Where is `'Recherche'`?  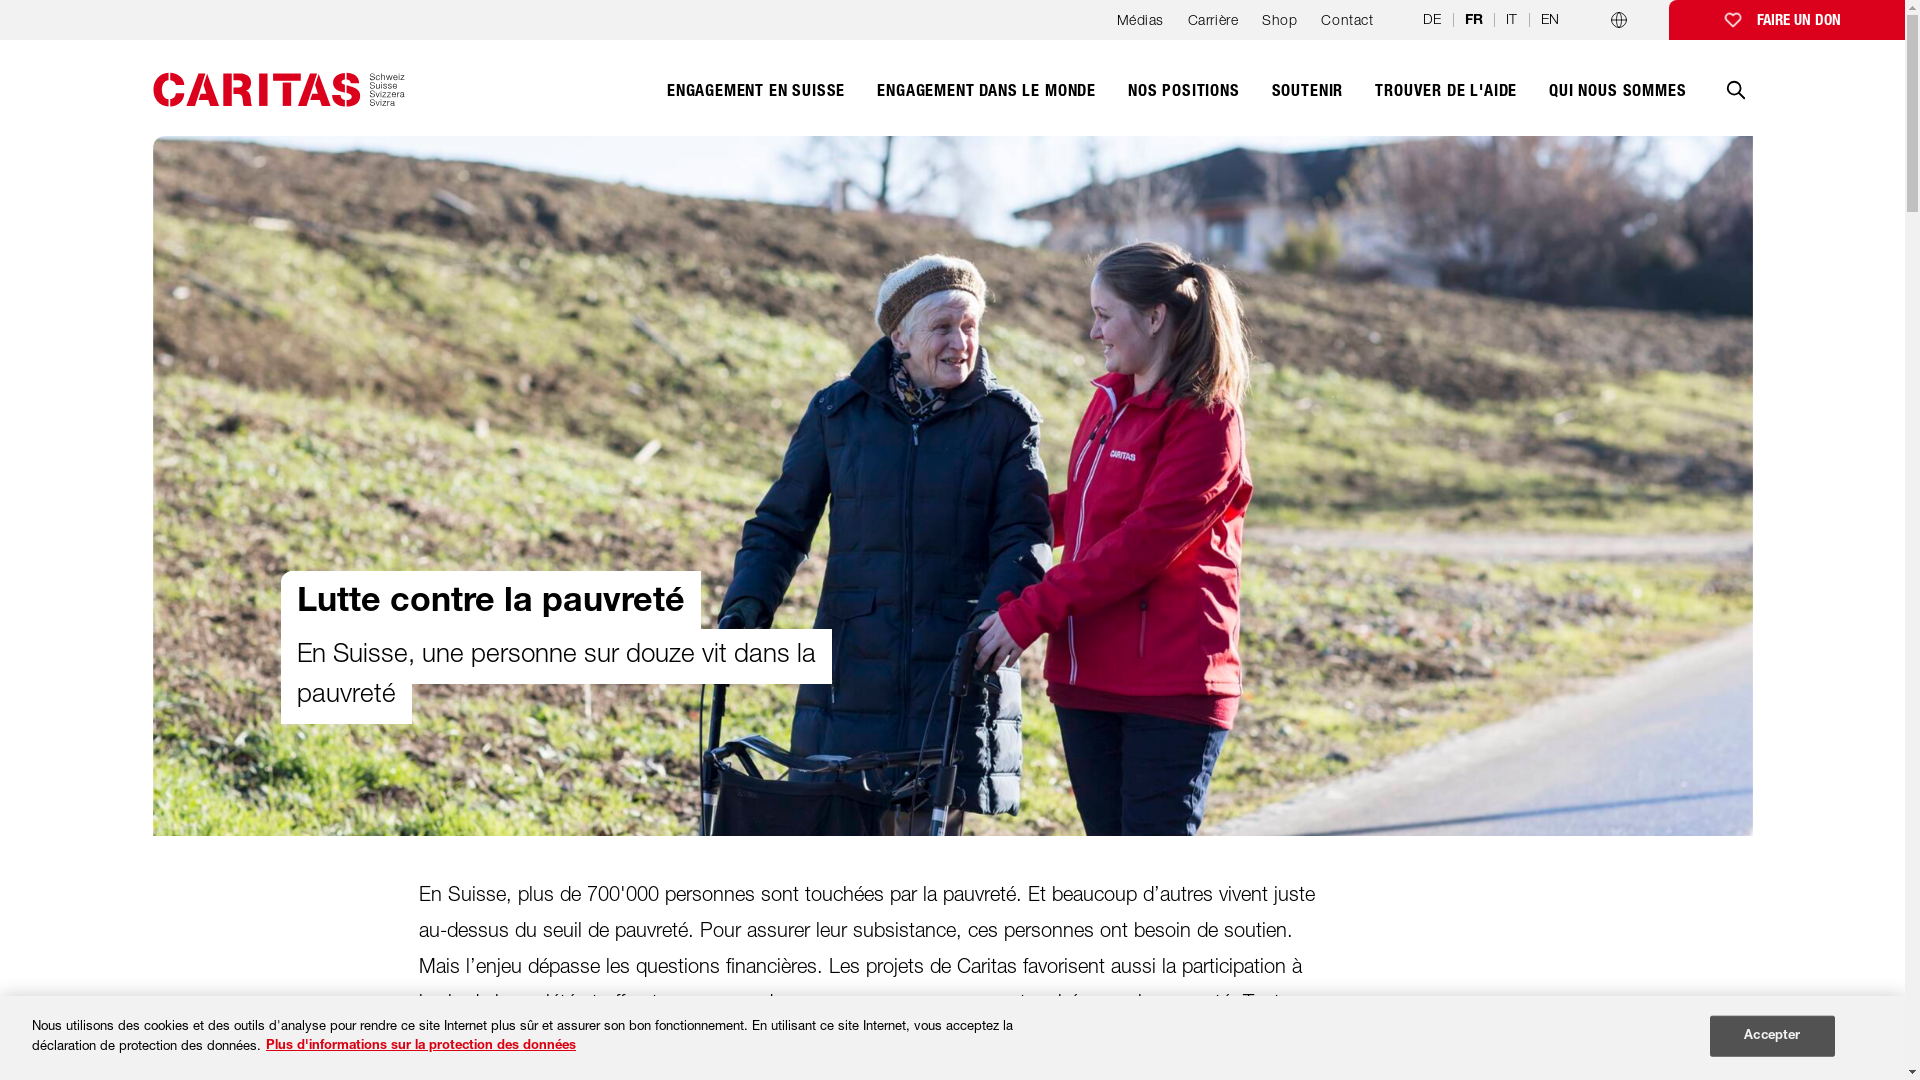 'Recherche' is located at coordinates (1733, 104).